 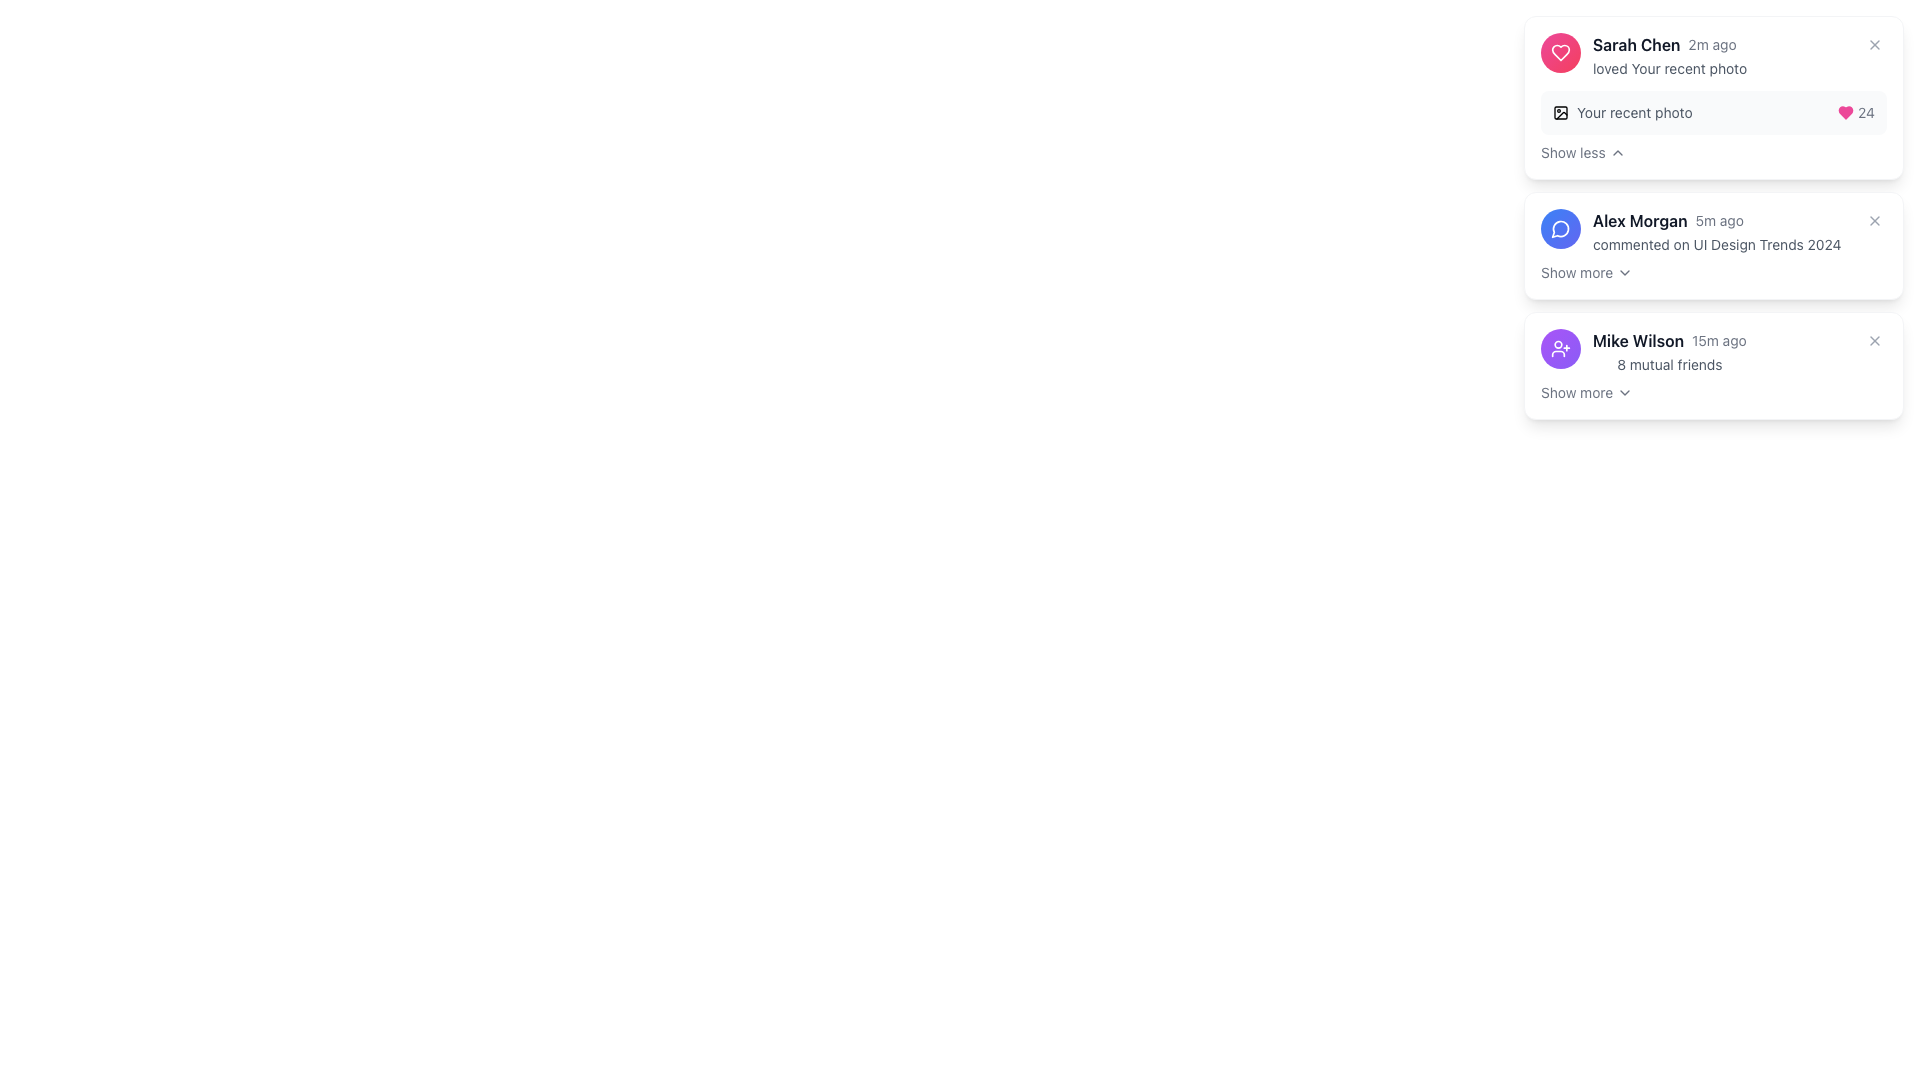 I want to click on the subtle gray text displaying 'commented on UI Design Trends 2024' located in the second notification card beneath 'Alex Morgan' and '5m ago', so click(x=1716, y=244).